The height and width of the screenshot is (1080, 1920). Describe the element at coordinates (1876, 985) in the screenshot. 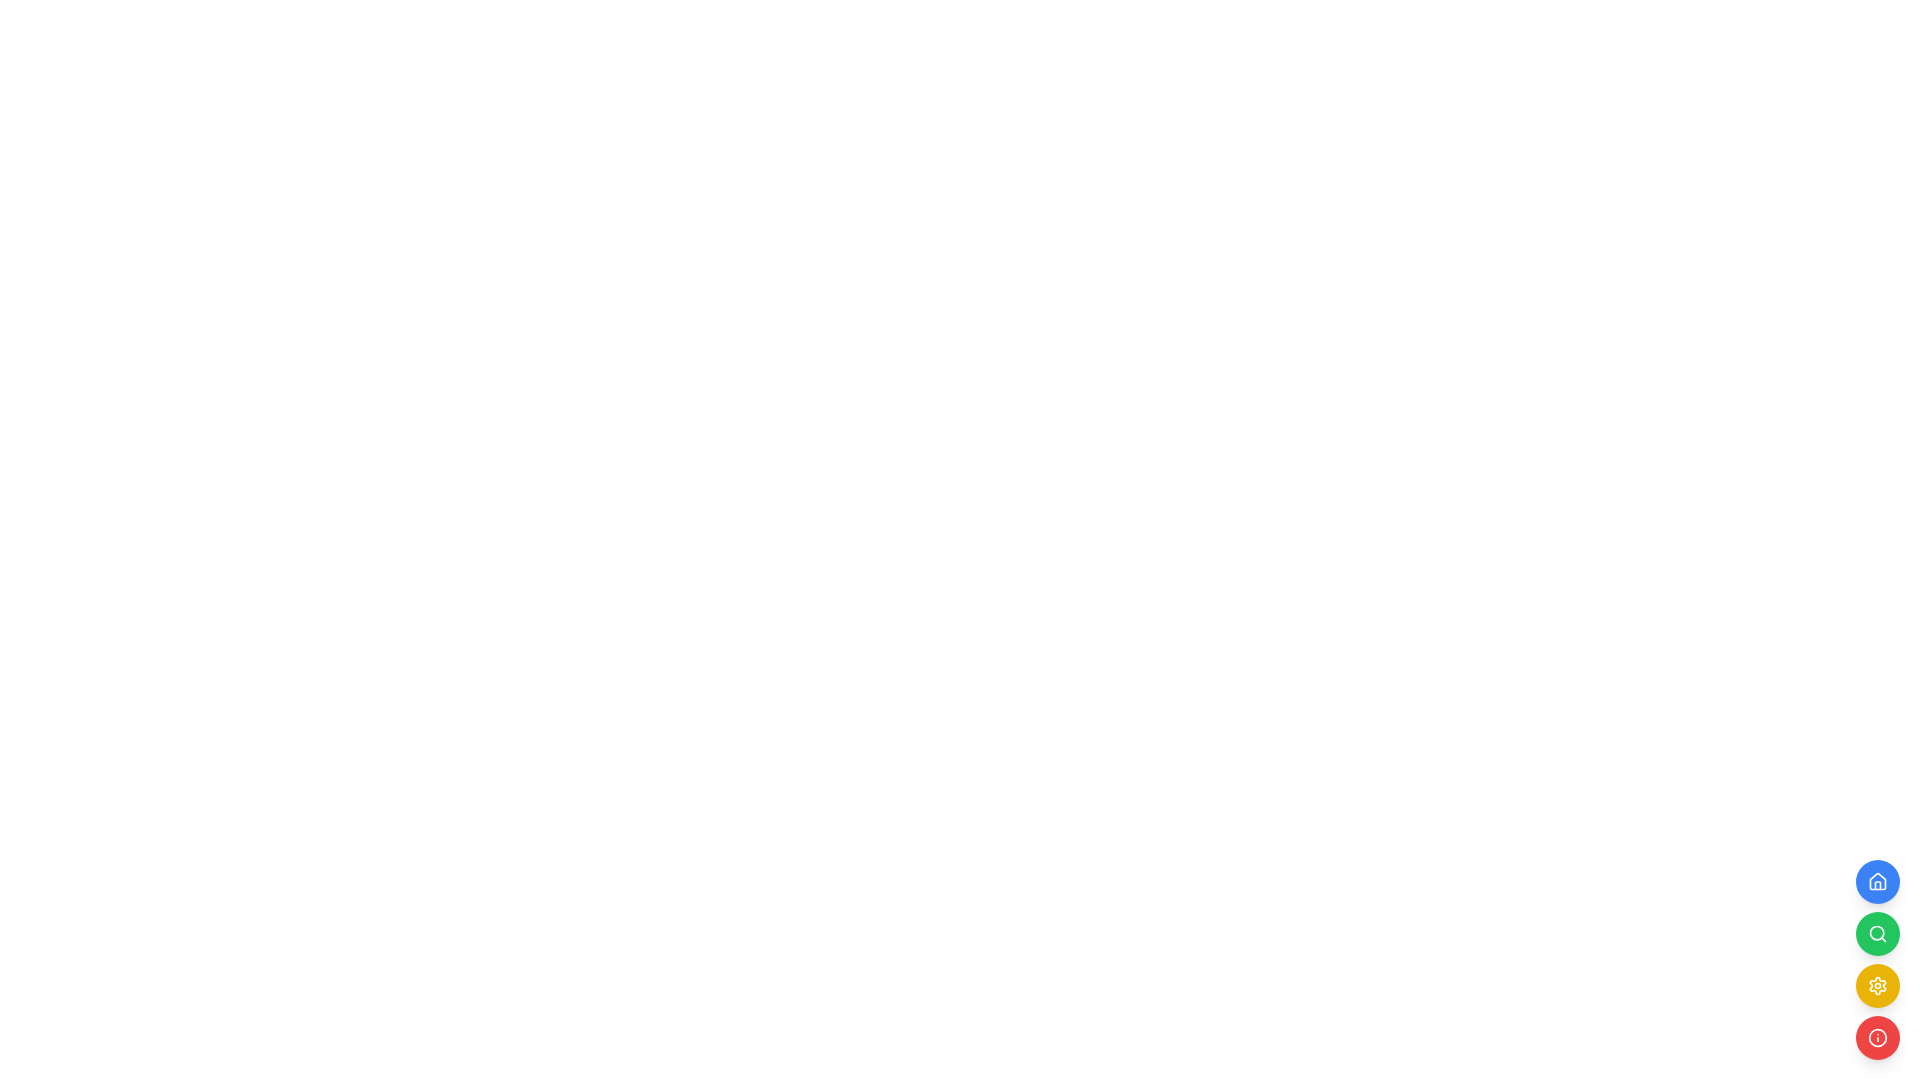

I see `the gear-like representation, which is part of the settings icon, located on the right side of the interface` at that location.